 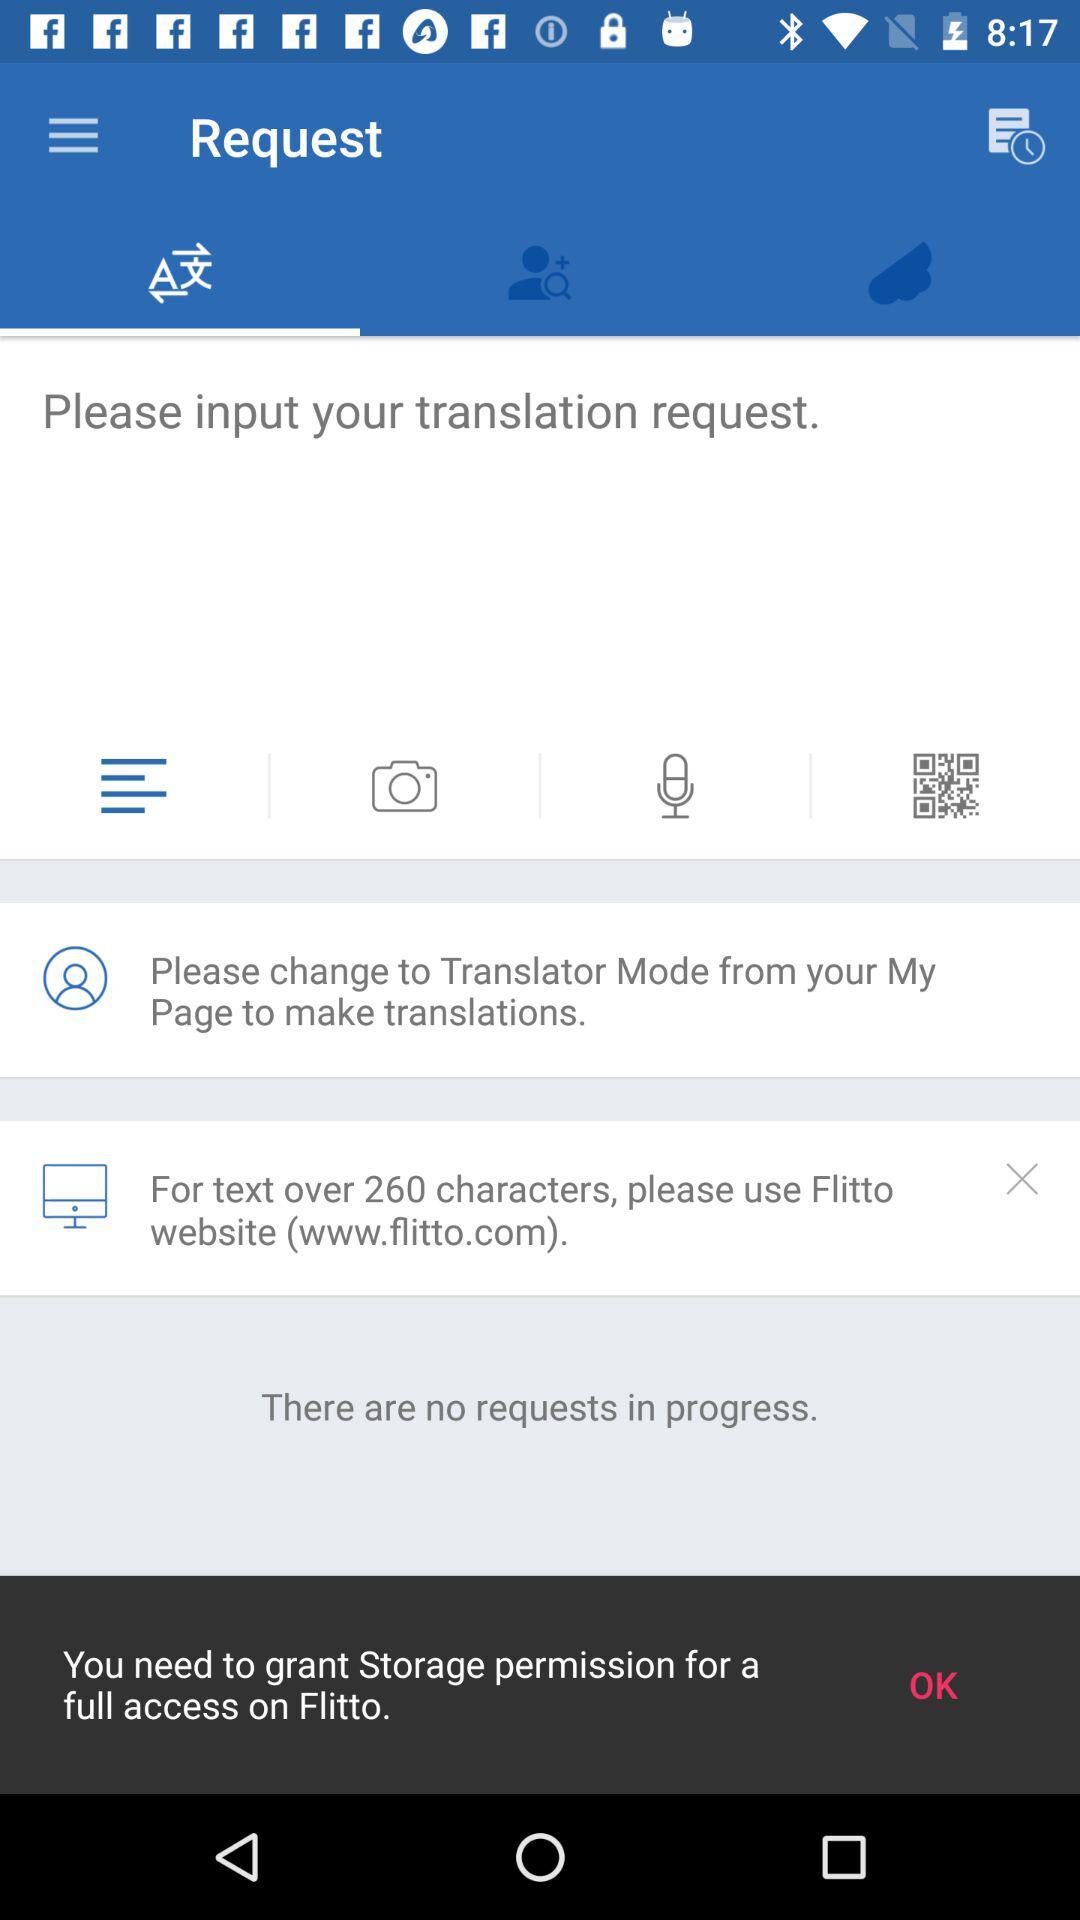 I want to click on item to the left of please change to item, so click(x=73, y=978).